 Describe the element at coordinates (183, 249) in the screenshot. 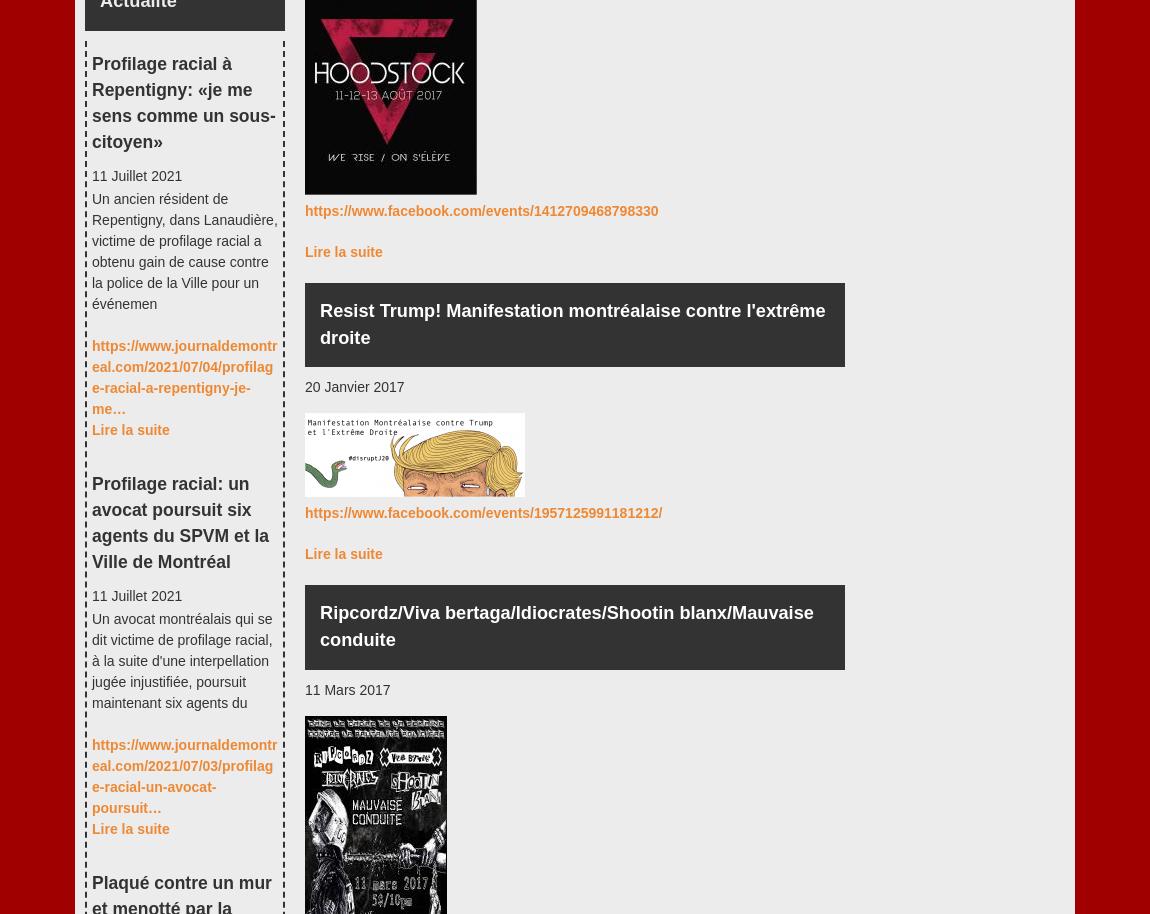

I see `'Un ancien résident de Repentigny, dans Lanaudière, victime de profilage racial a obtenu gain de cause contre la police de la Ville pour un événemen'` at that location.